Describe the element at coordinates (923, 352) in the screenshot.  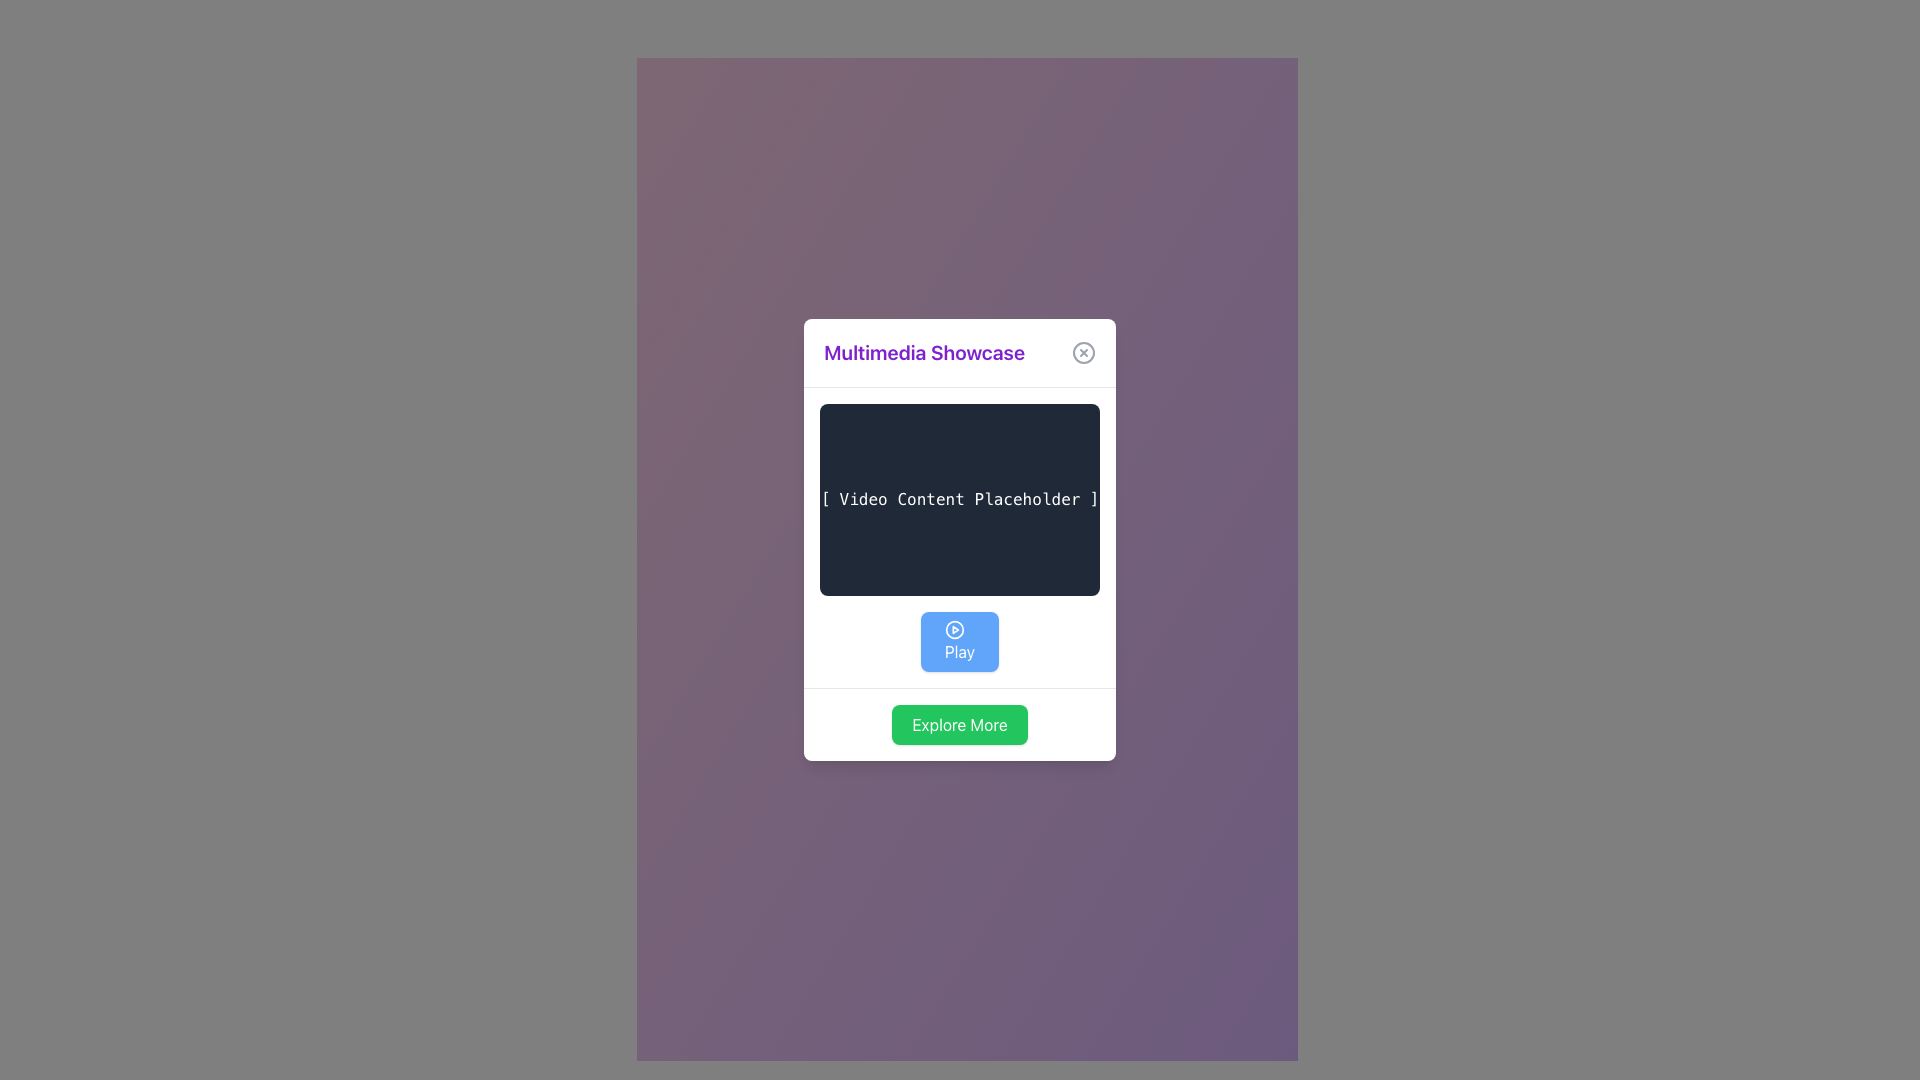
I see `text from the header label located at the top-left corner of the card, above the video placeholder and buttons, sharing space with a small circle icon` at that location.